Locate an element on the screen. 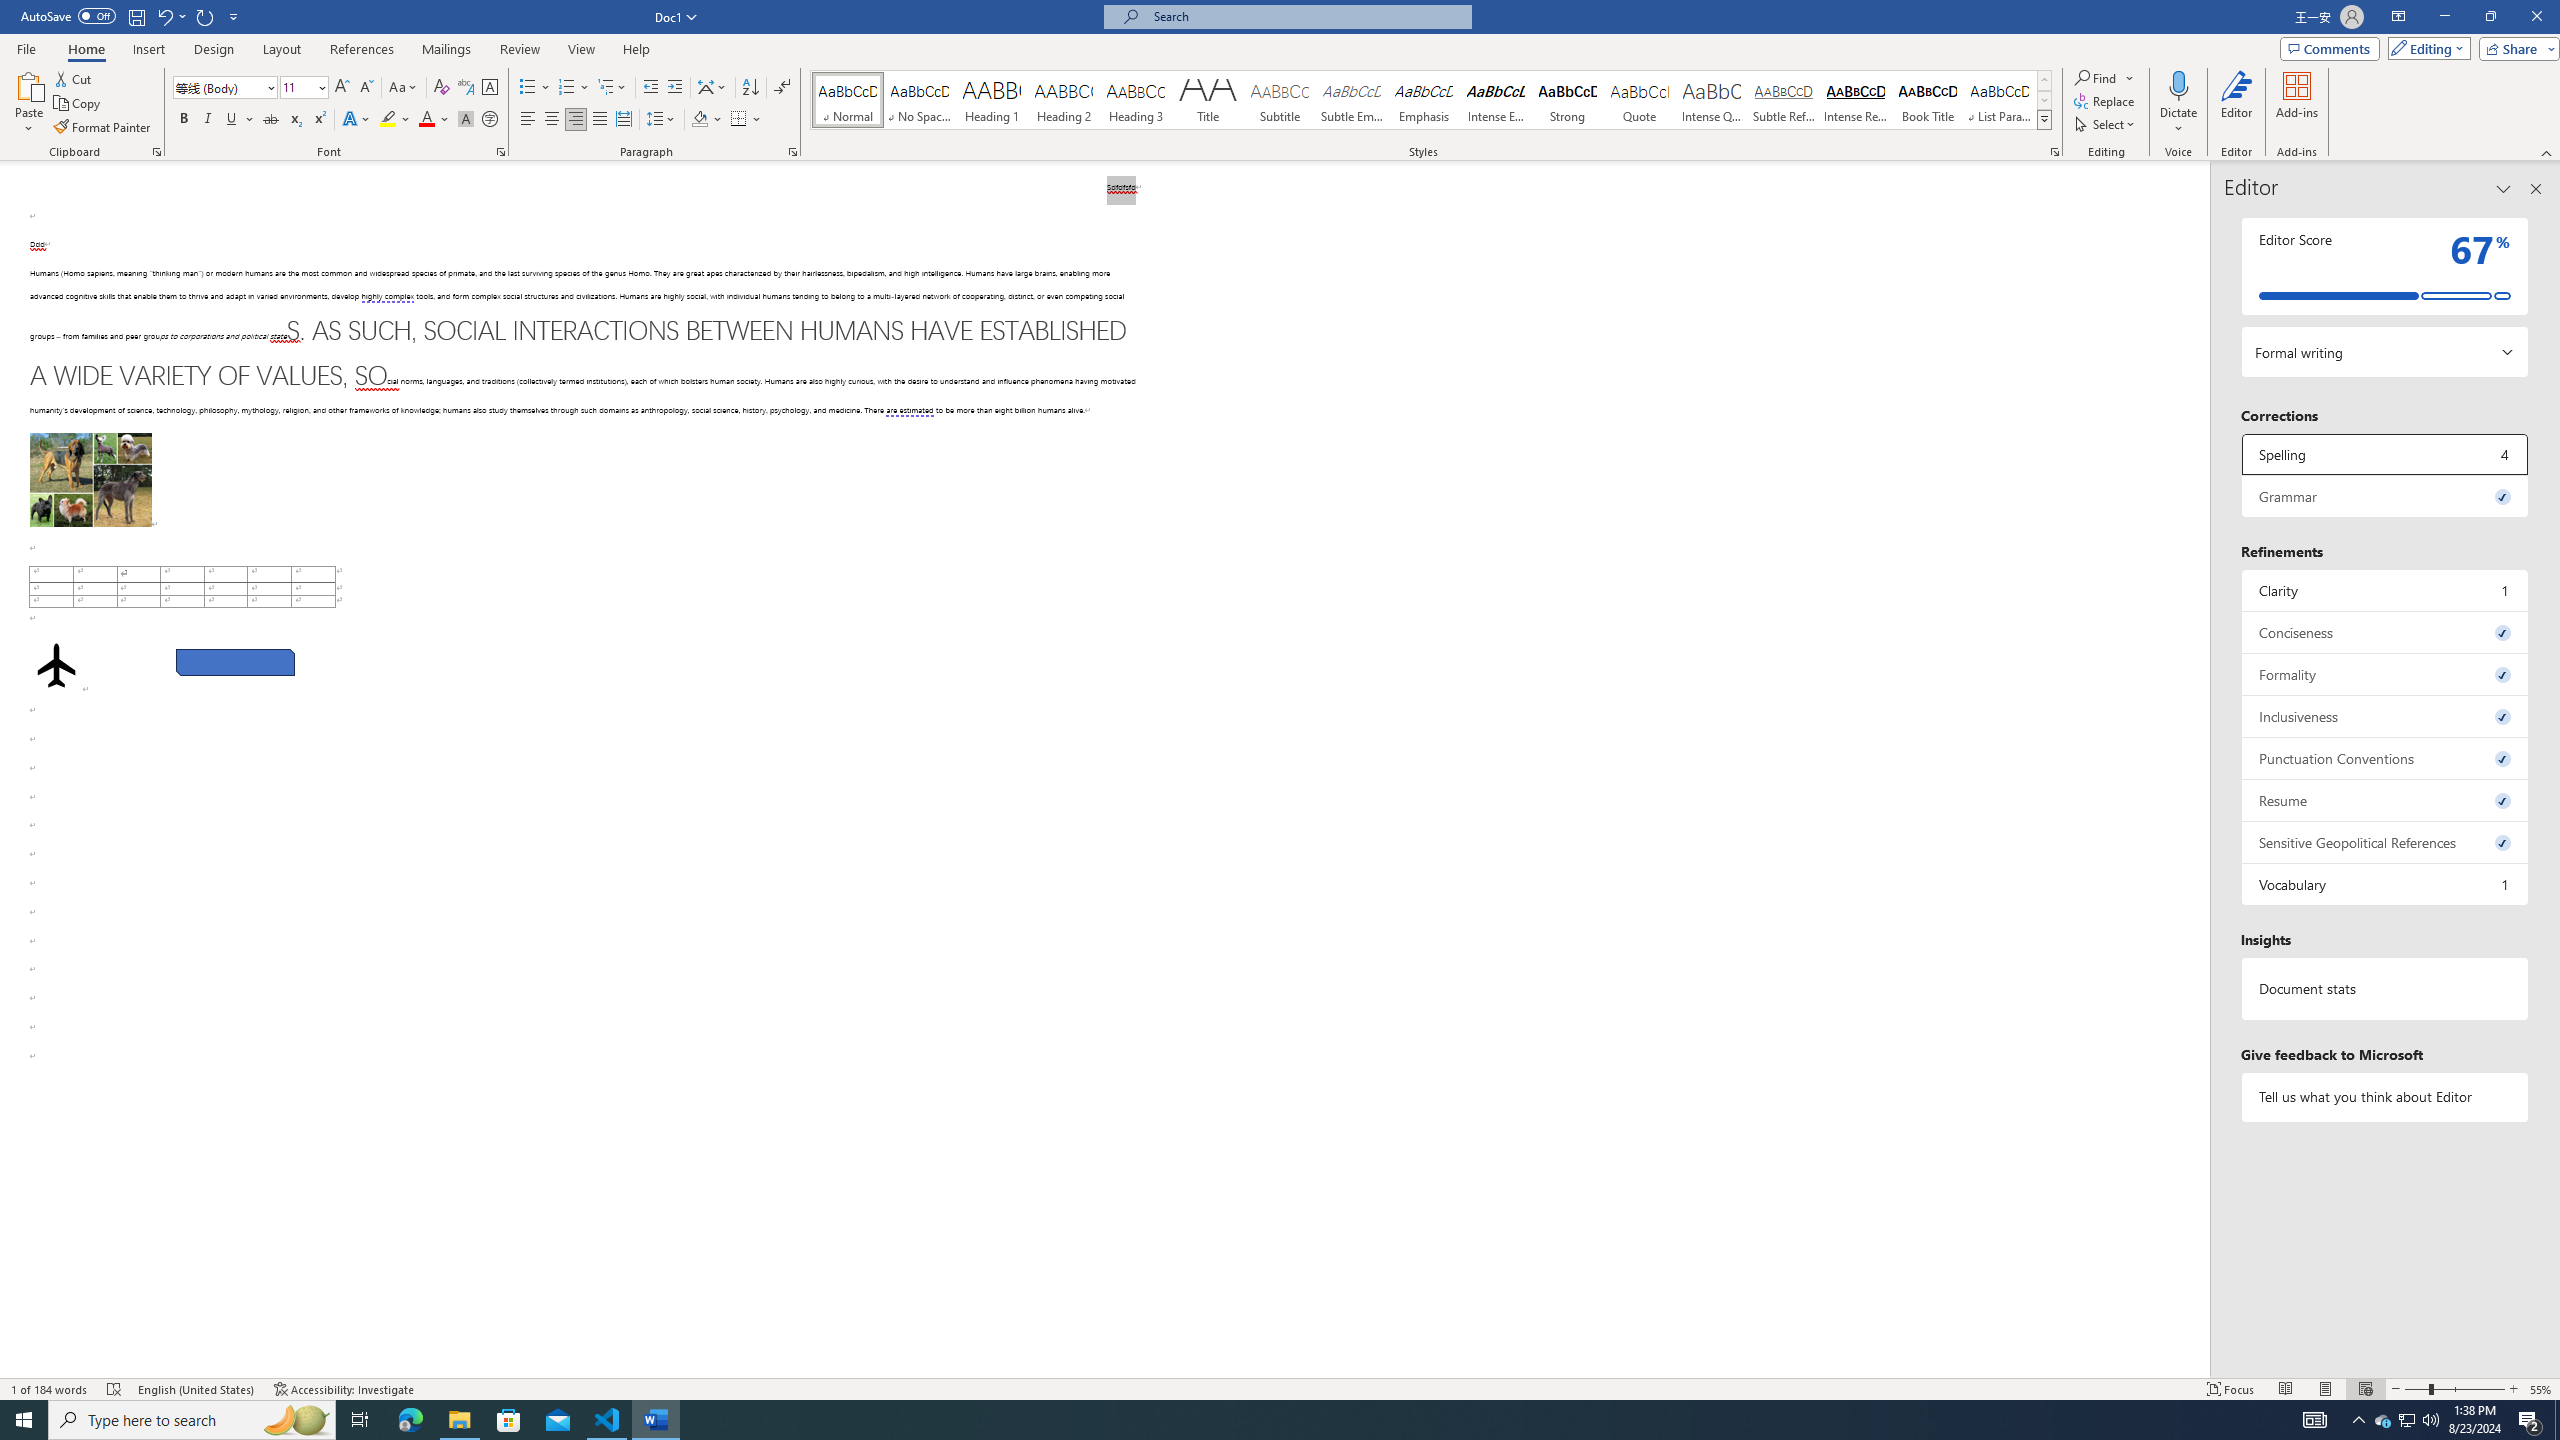  'Intense Reference' is located at coordinates (1855, 99).